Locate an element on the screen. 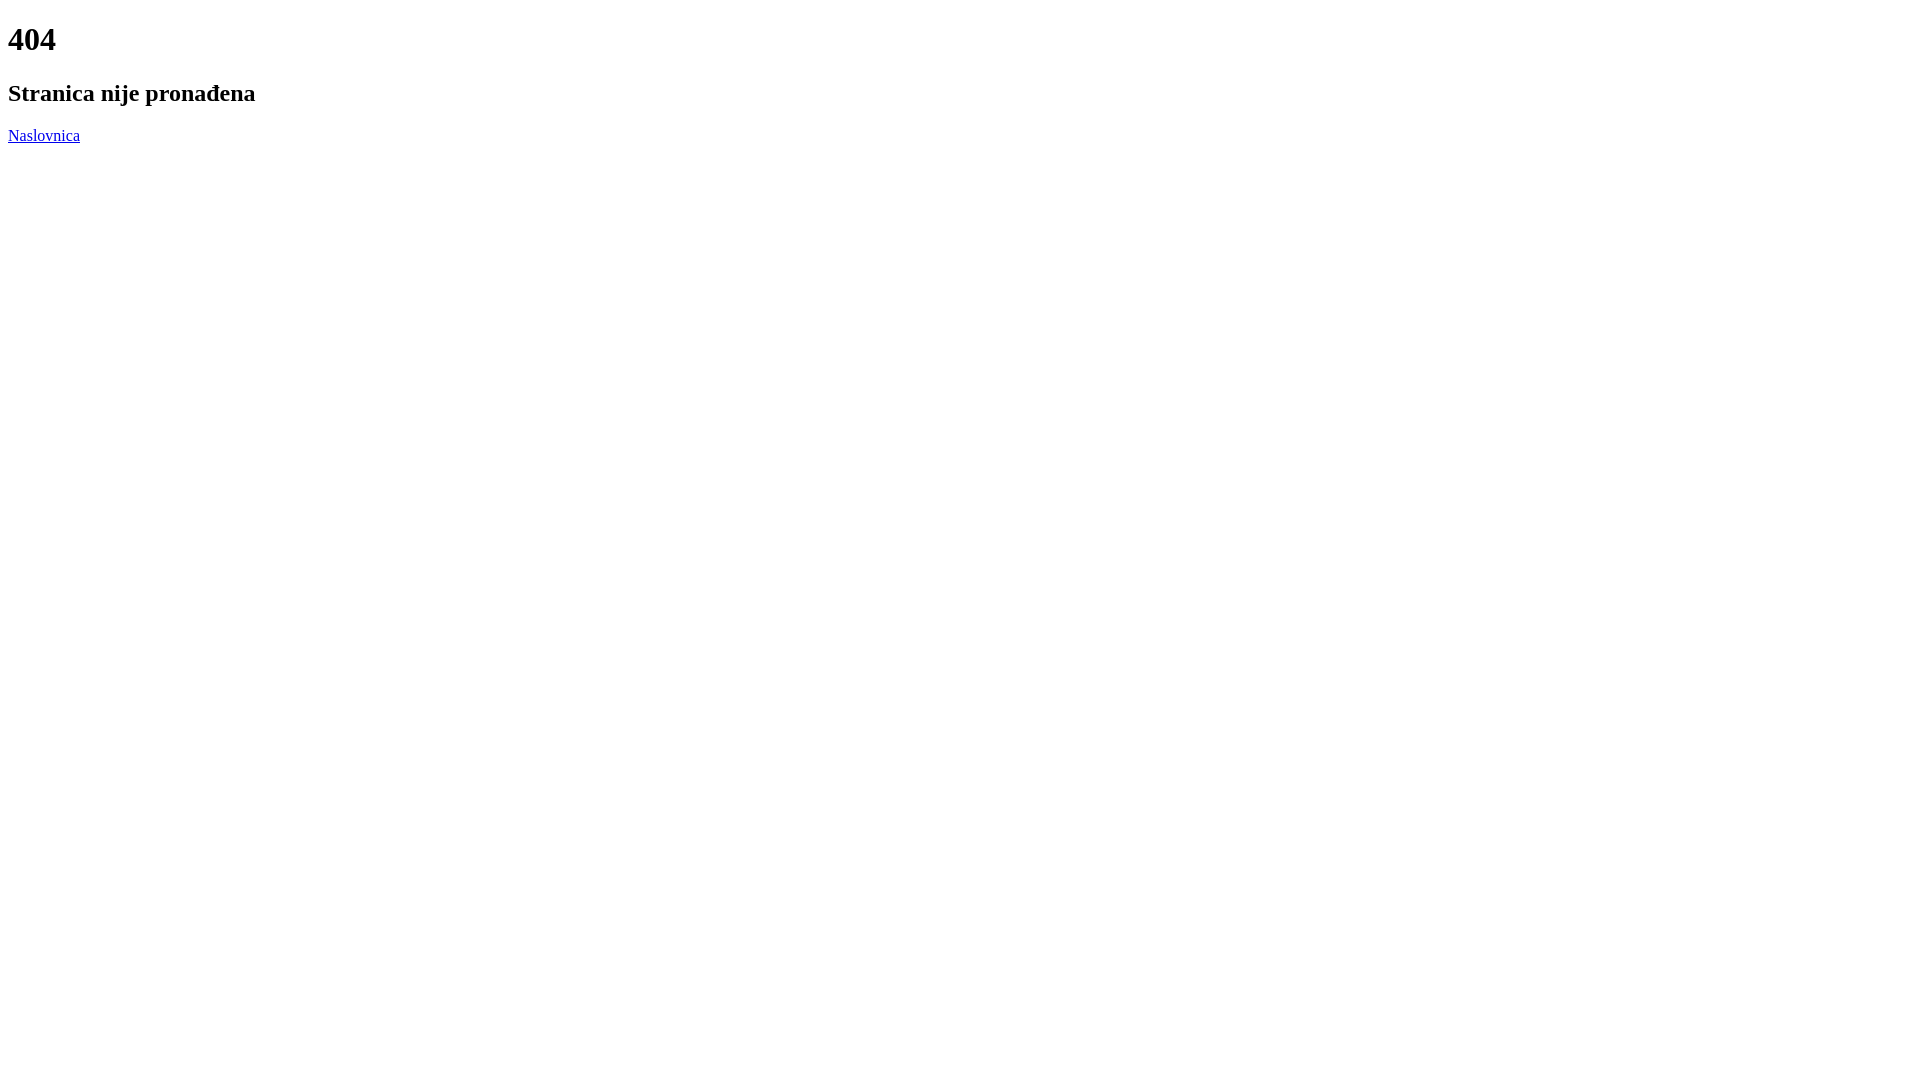  'Naslovnica' is located at coordinates (8, 135).